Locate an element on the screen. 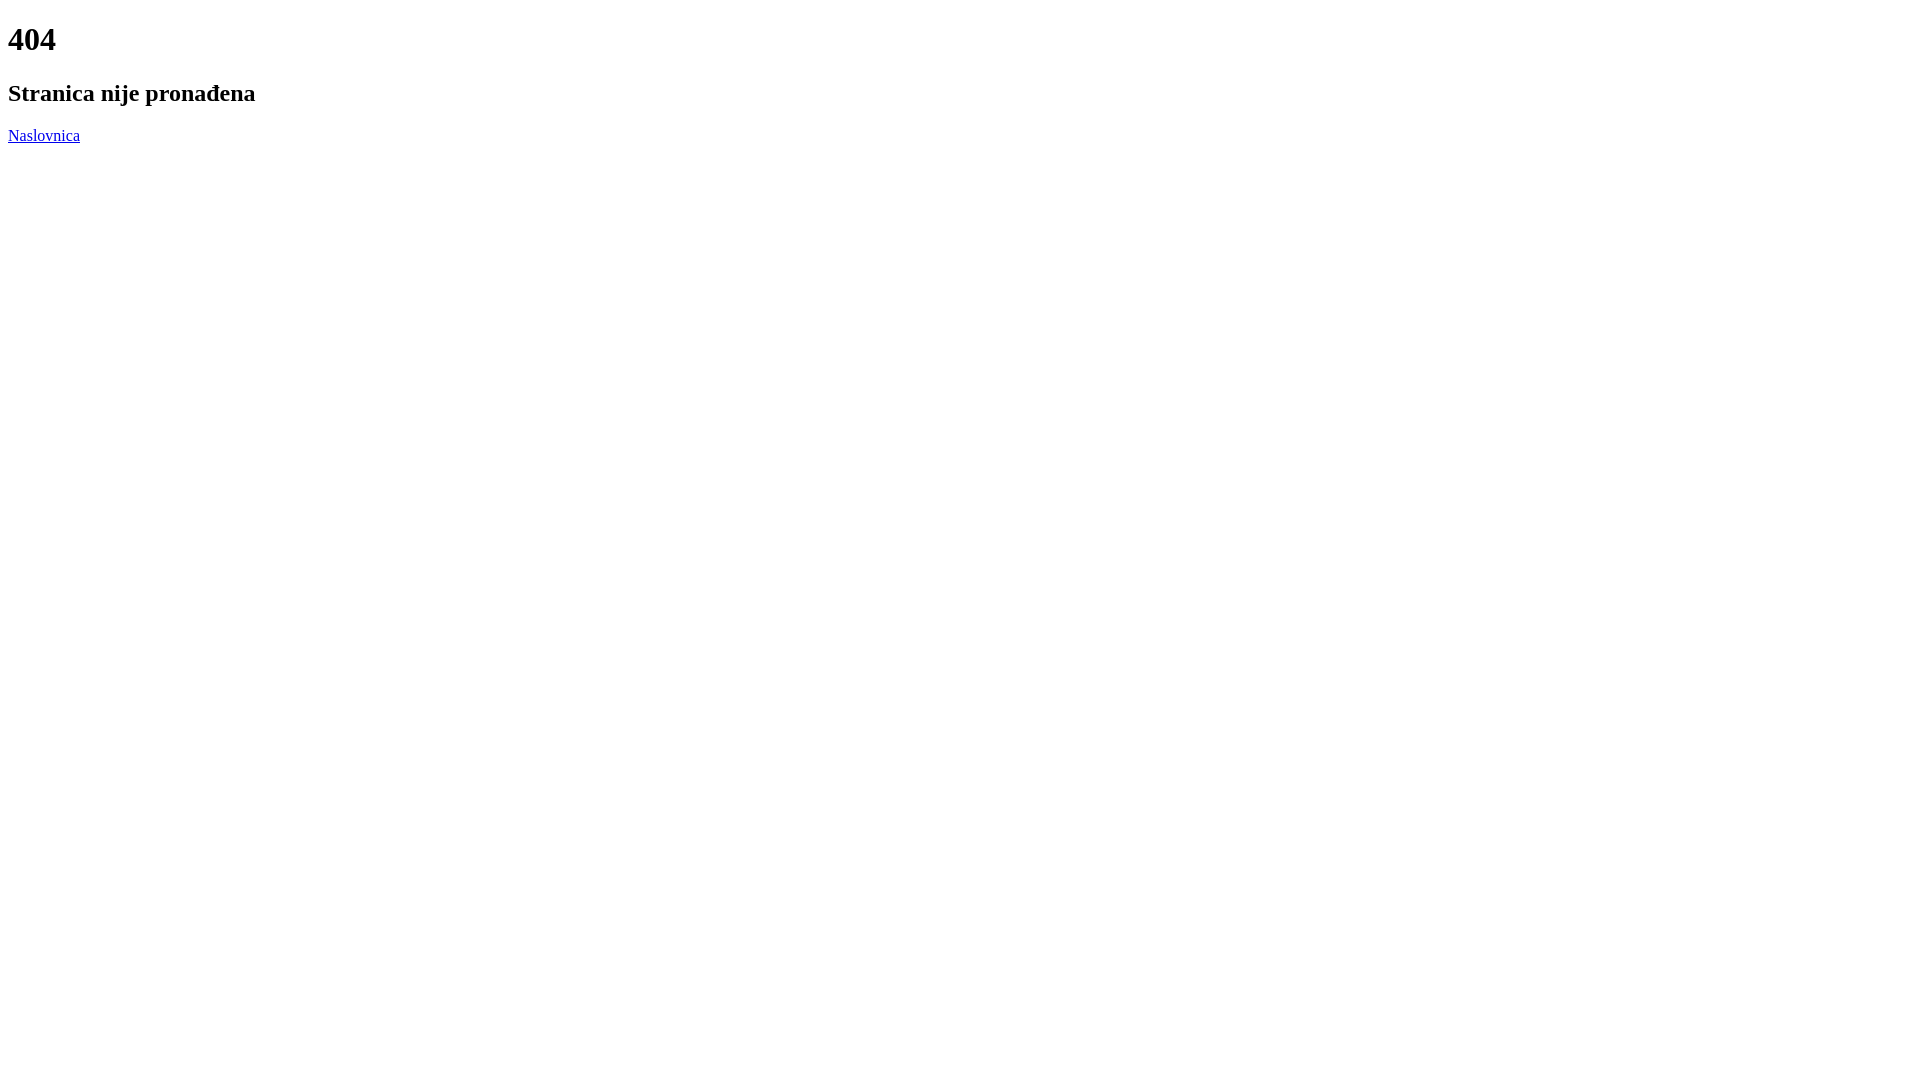  'Naslovnica' is located at coordinates (8, 135).